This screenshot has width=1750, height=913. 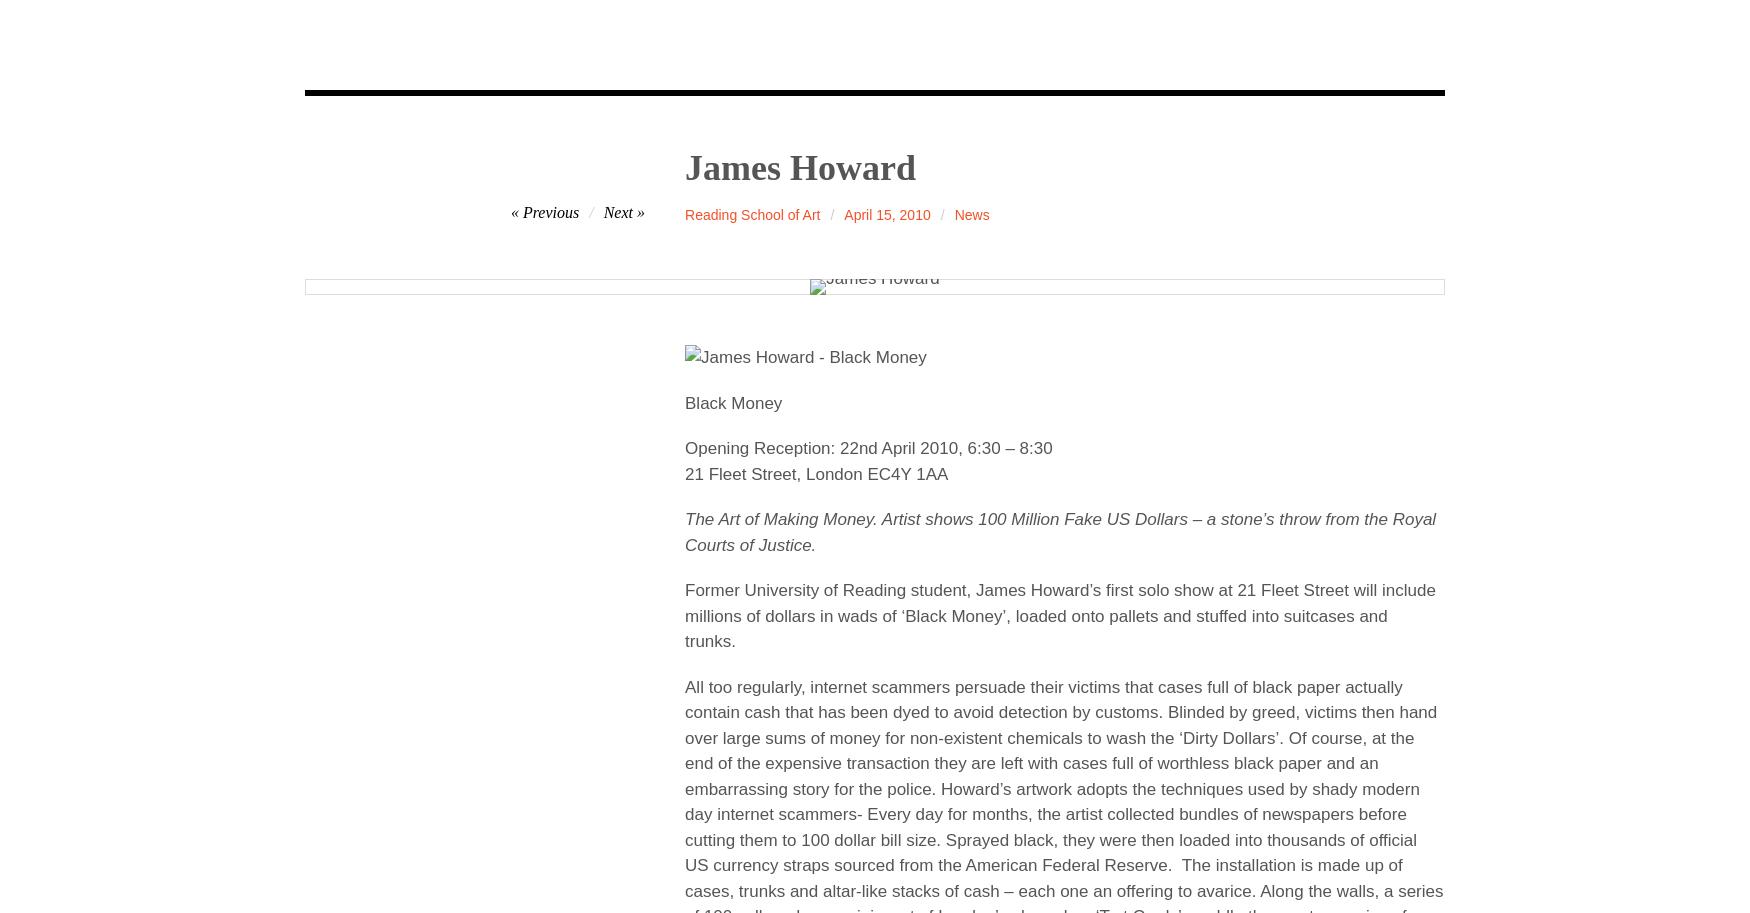 I want to click on '21 Fleet Street, London EC4Y 1AA', so click(x=816, y=472).